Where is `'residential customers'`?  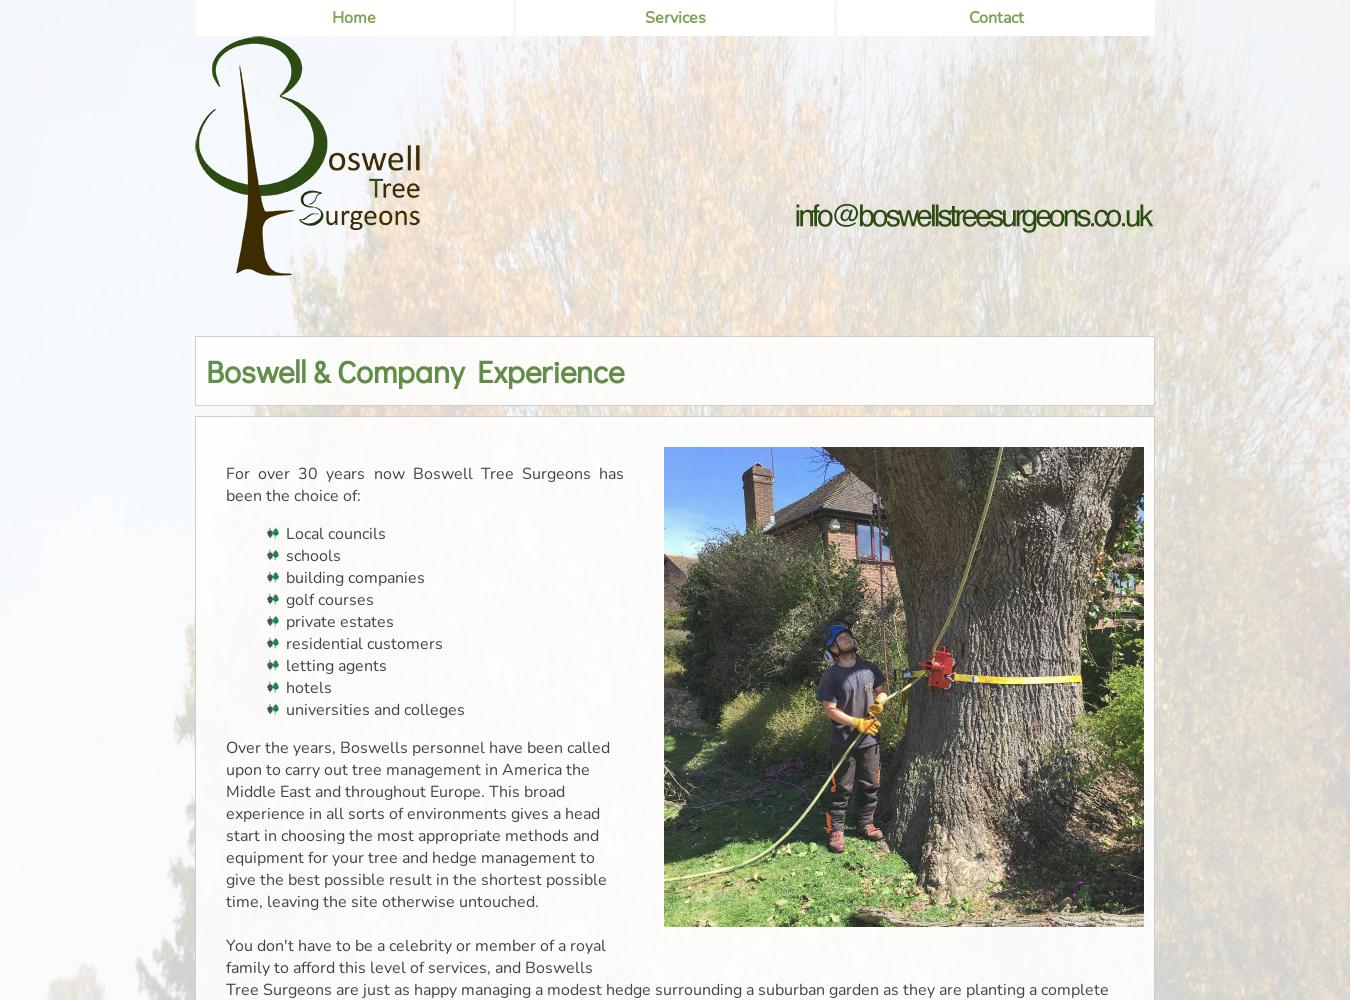 'residential customers' is located at coordinates (364, 644).